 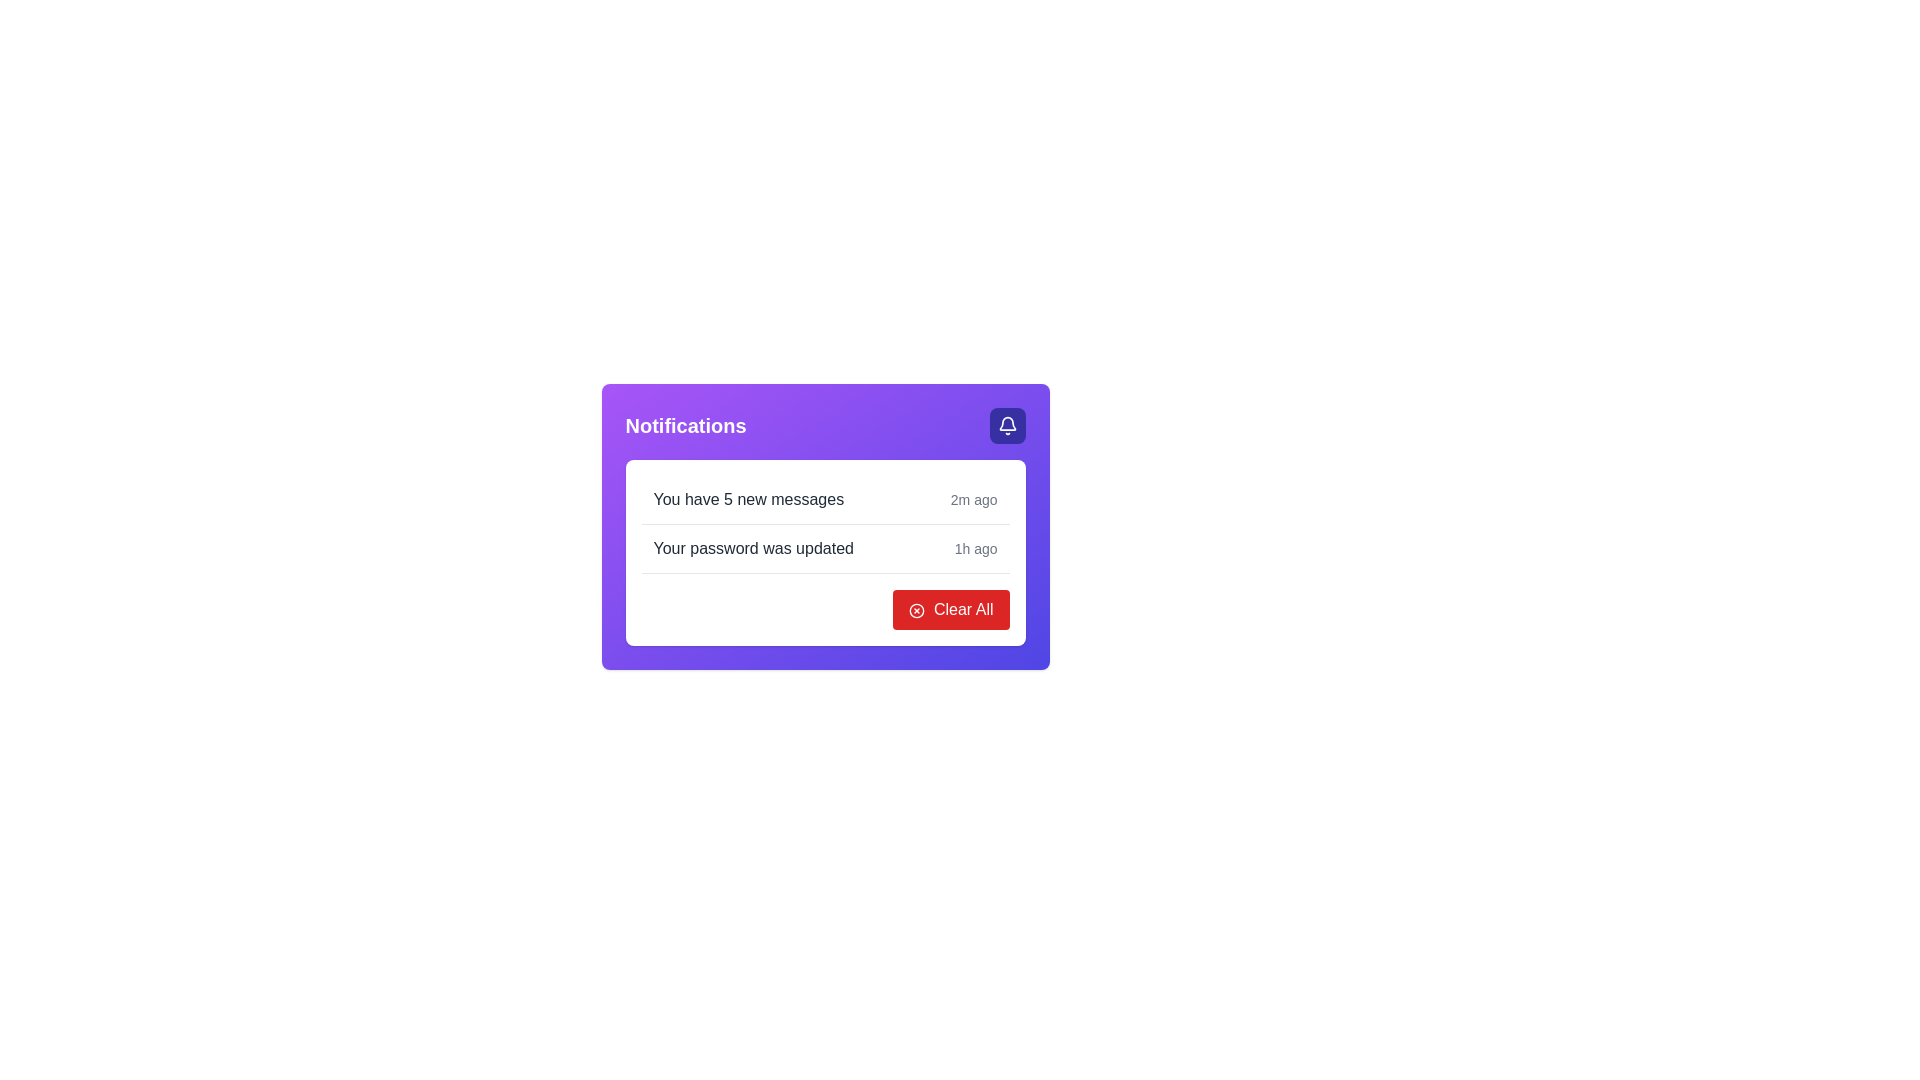 What do you see at coordinates (825, 499) in the screenshot?
I see `the first Informational Notification Item that displays 'You have 5 new messages' on the left and '2m ago' on the right` at bounding box center [825, 499].